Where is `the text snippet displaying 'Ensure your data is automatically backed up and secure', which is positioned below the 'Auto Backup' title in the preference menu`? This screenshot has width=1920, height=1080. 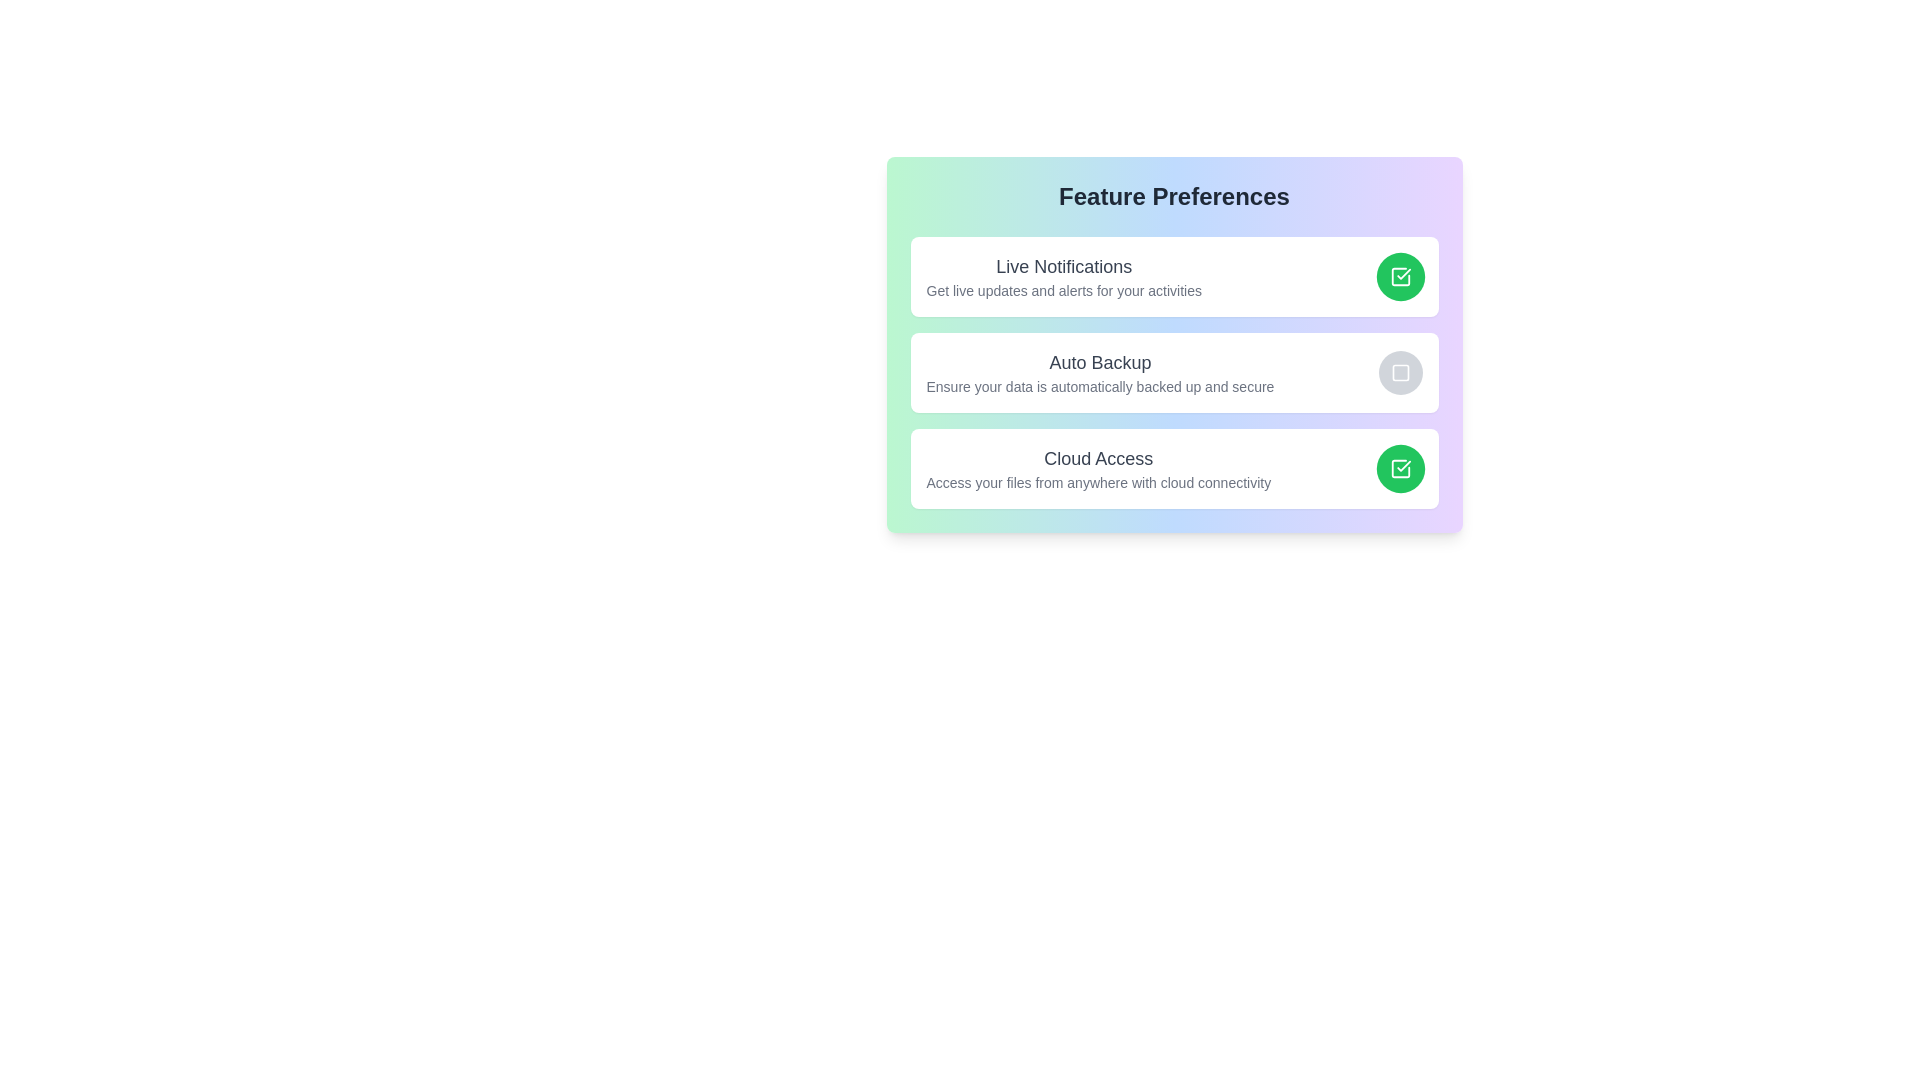 the text snippet displaying 'Ensure your data is automatically backed up and secure', which is positioned below the 'Auto Backup' title in the preference menu is located at coordinates (1099, 386).